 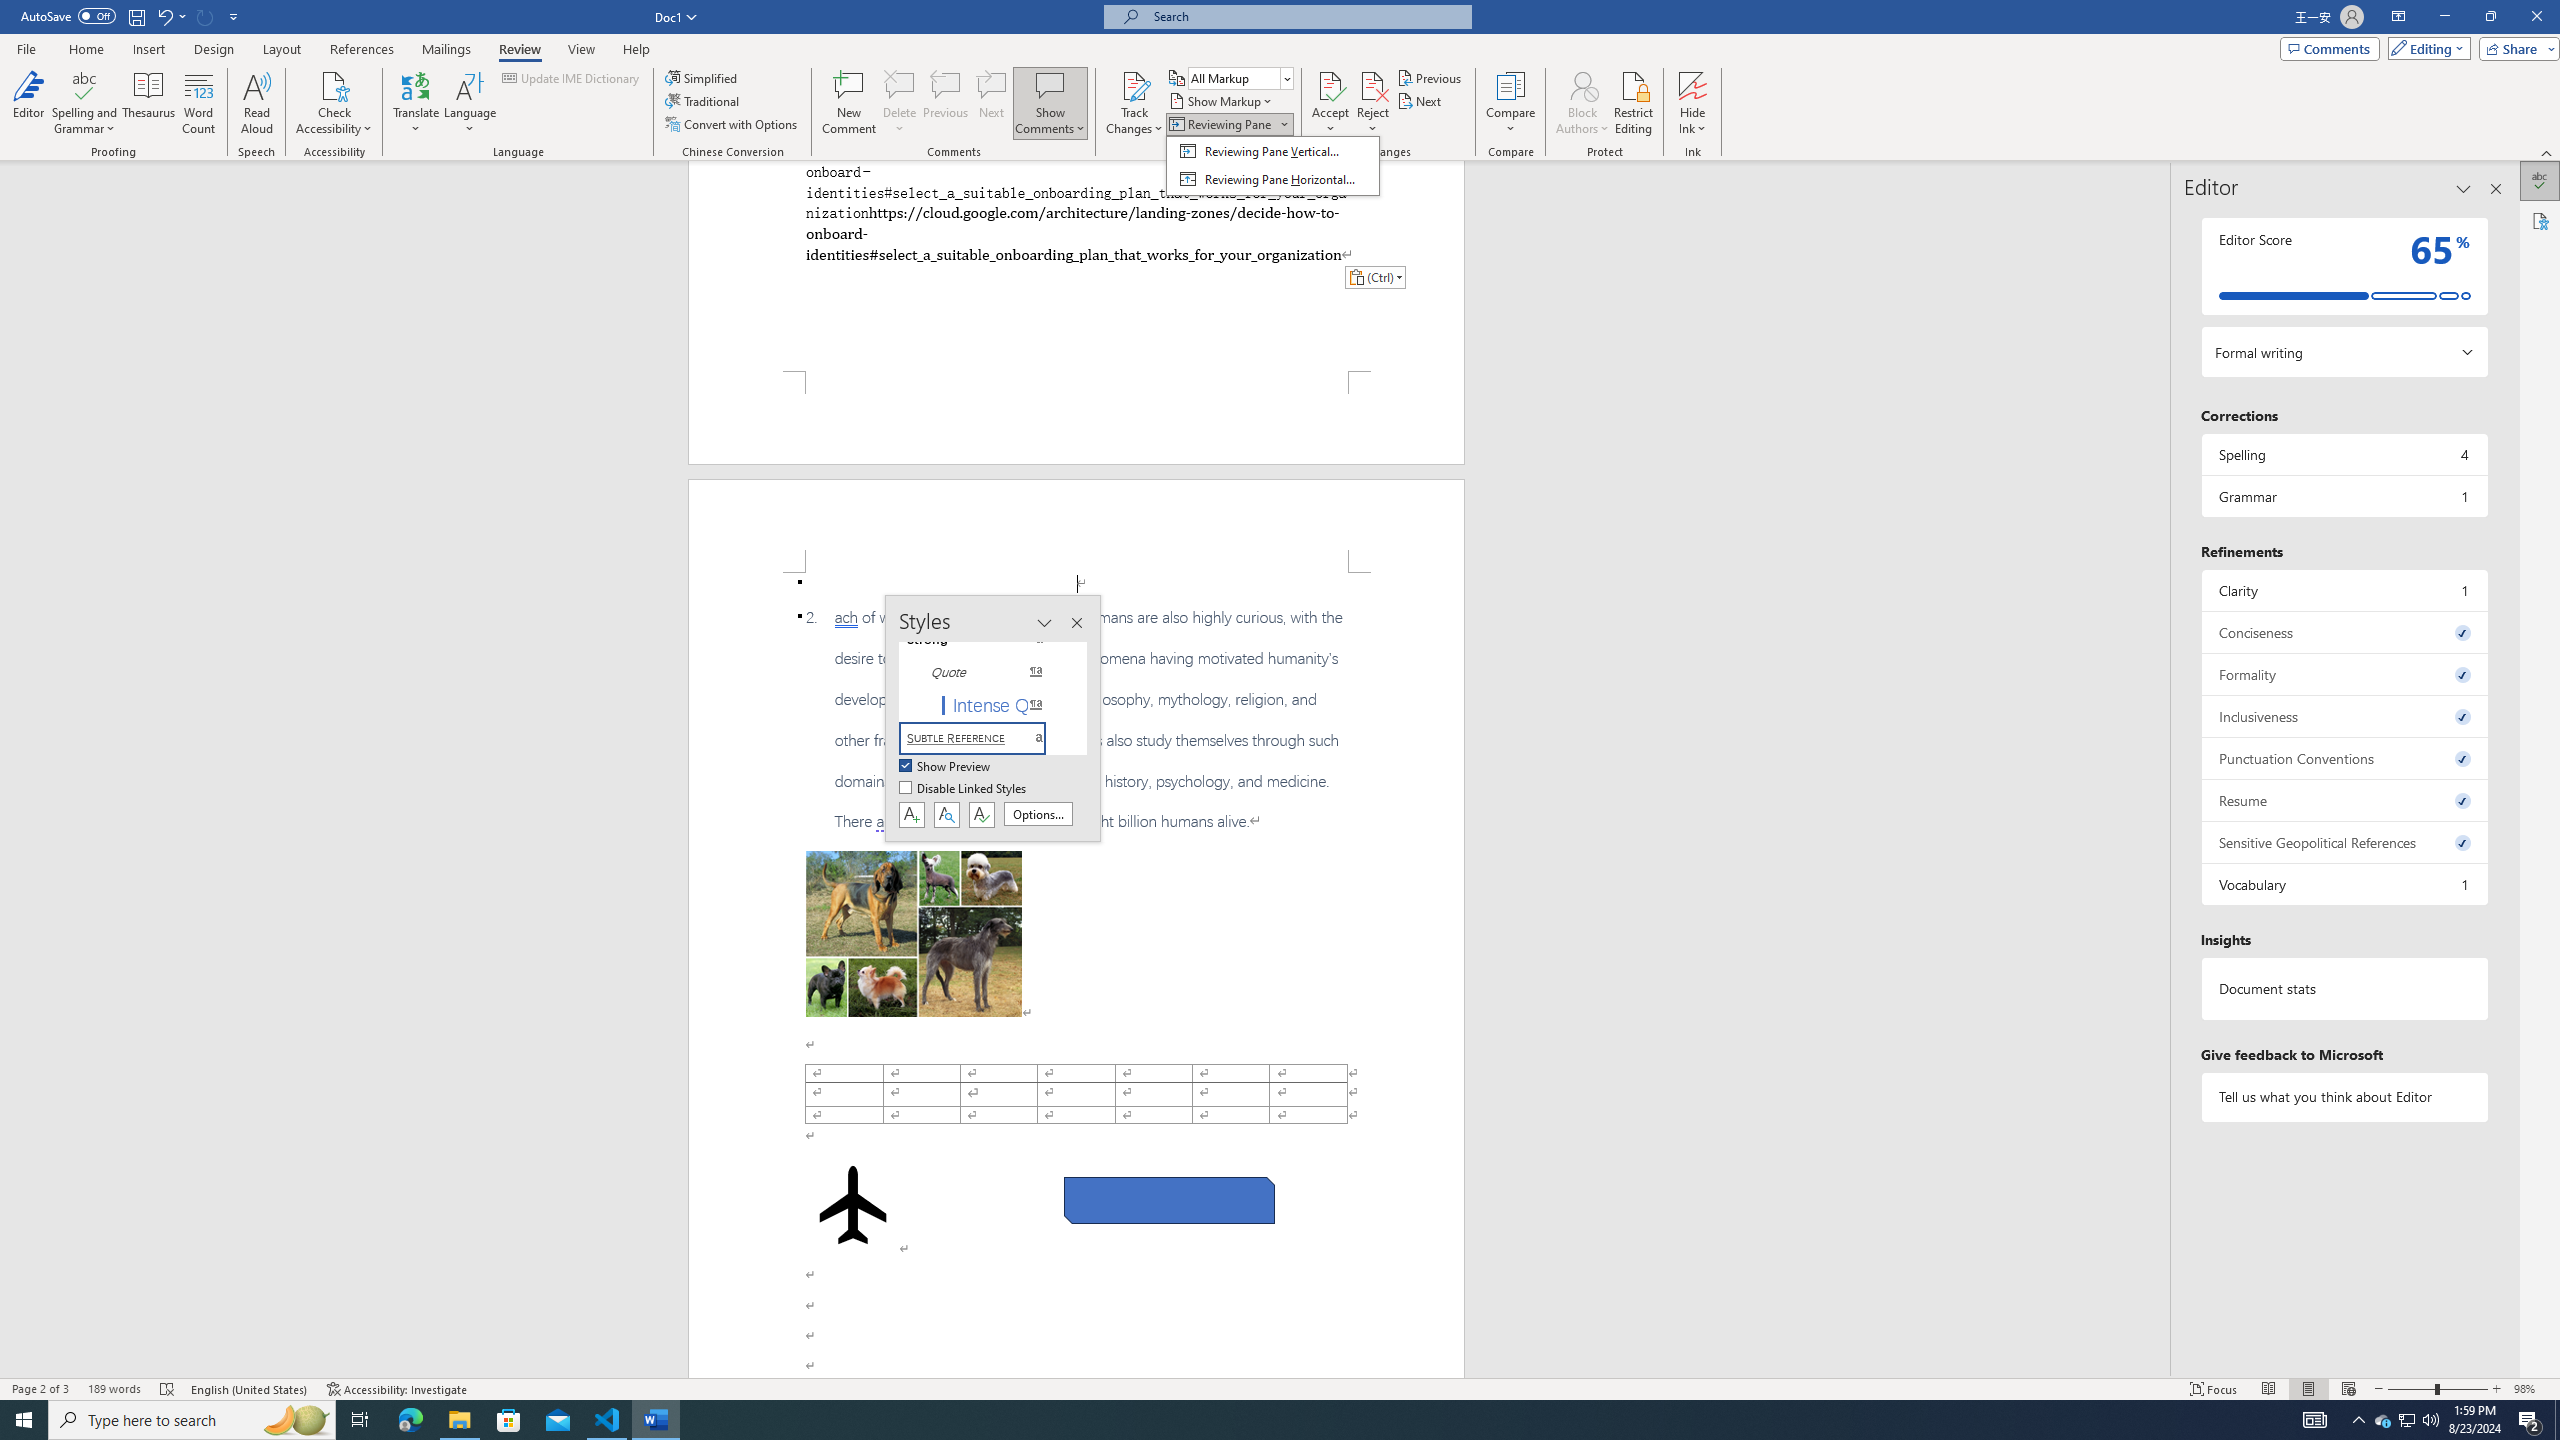 I want to click on 'Show Comments', so click(x=1049, y=103).